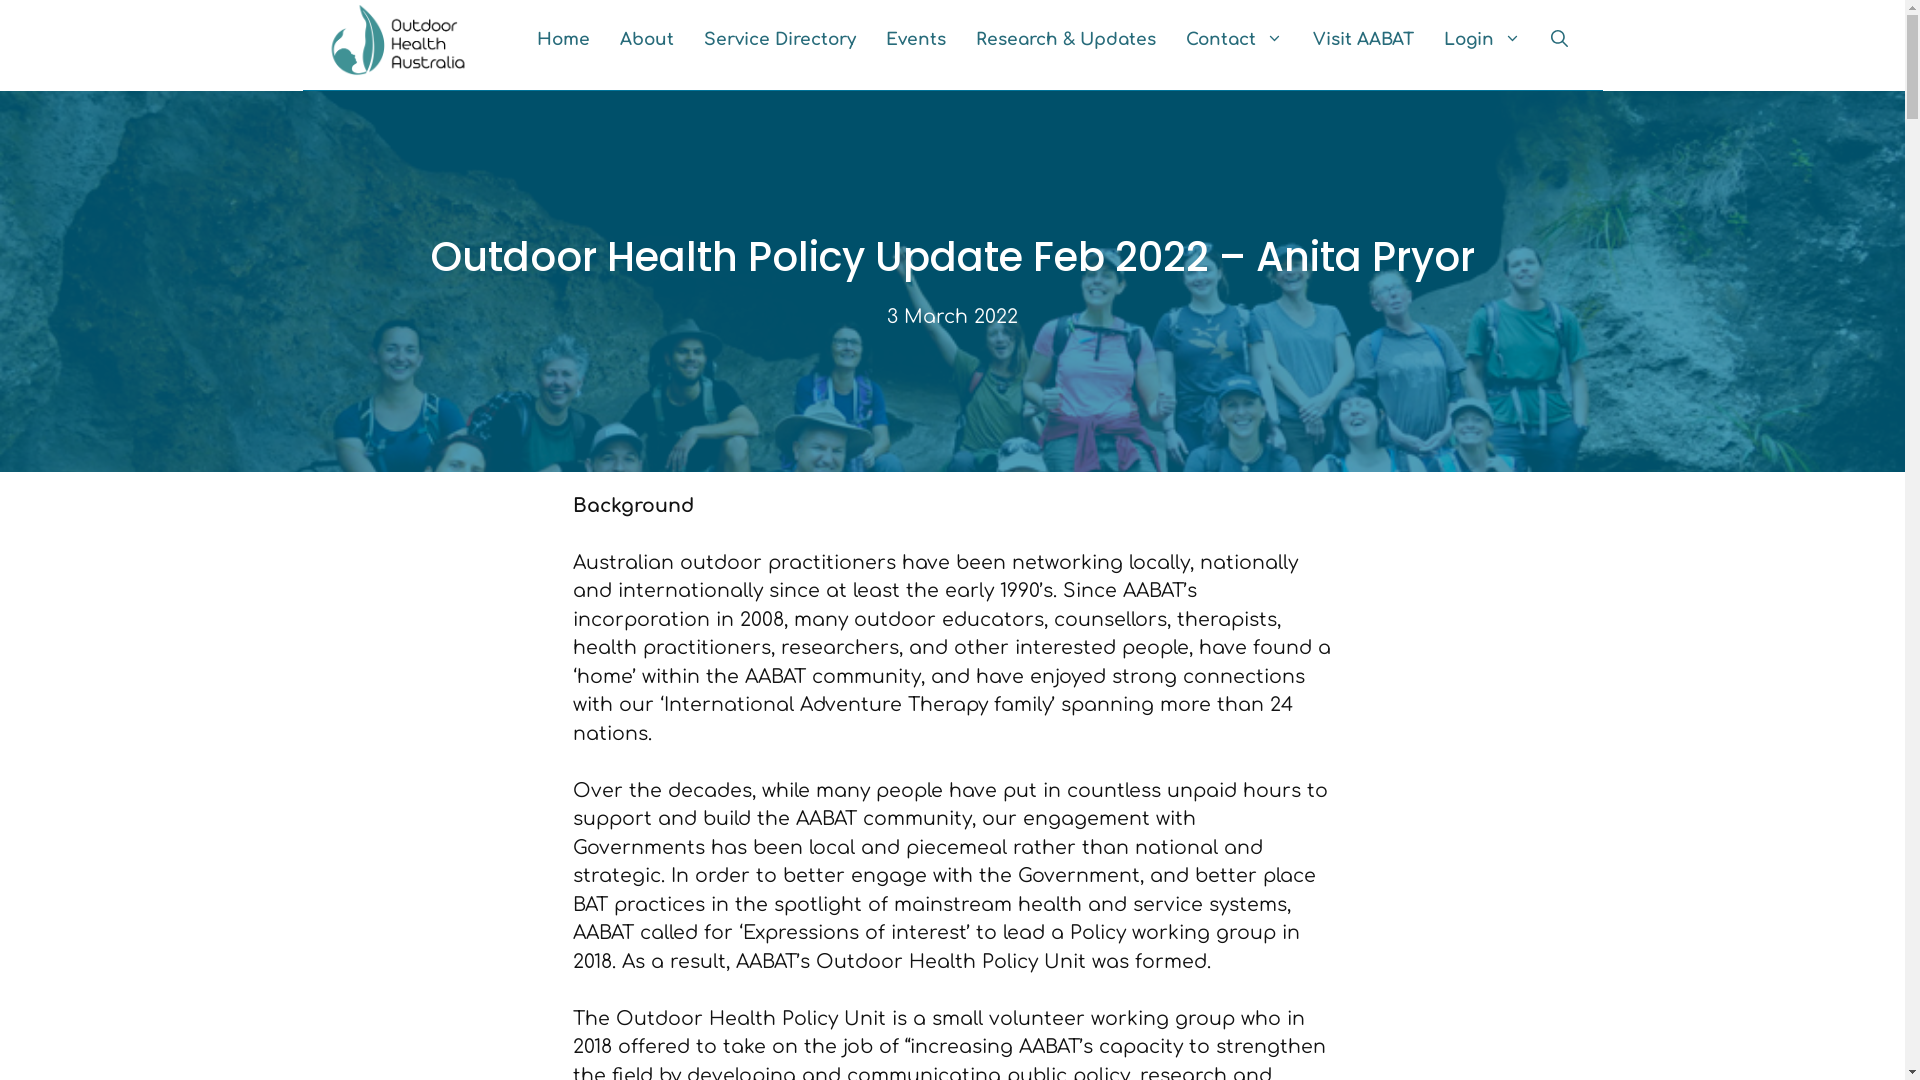  I want to click on 'Visit AABAT', so click(1297, 39).